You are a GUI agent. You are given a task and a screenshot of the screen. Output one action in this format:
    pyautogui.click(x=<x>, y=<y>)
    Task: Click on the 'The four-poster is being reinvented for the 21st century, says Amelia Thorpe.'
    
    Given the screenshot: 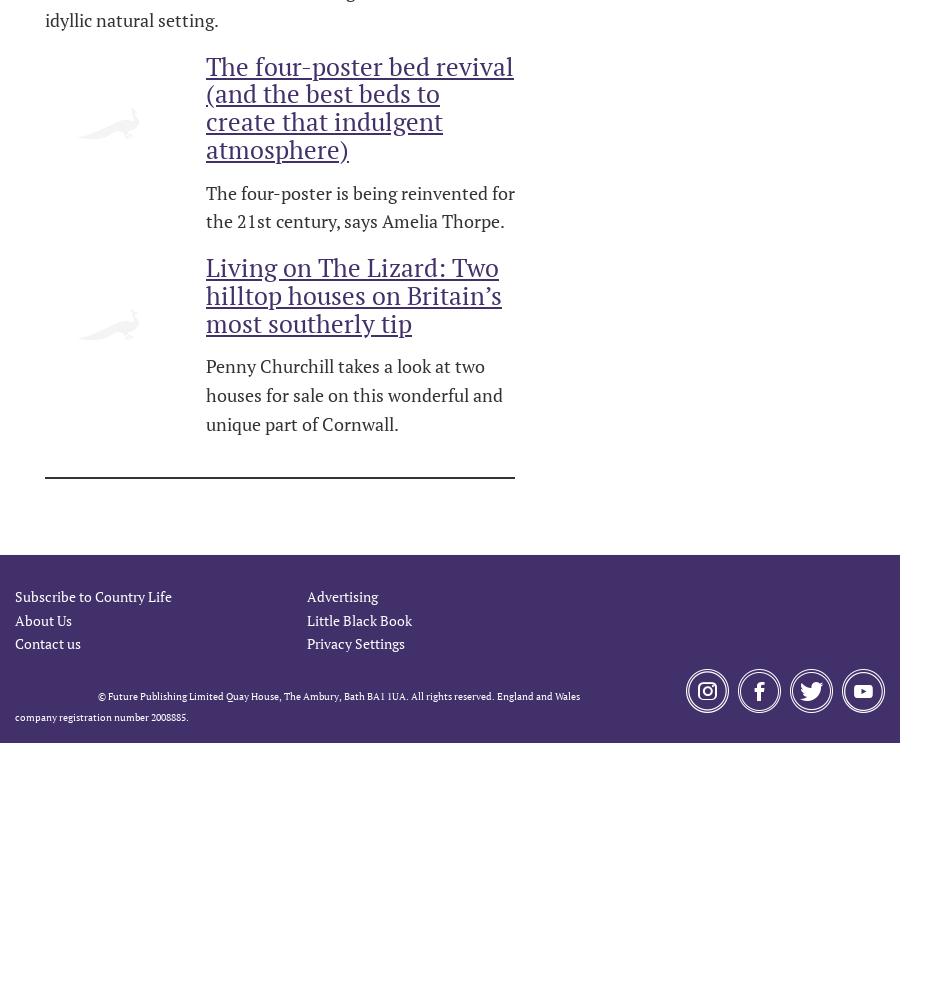 What is the action you would take?
    pyautogui.click(x=359, y=206)
    